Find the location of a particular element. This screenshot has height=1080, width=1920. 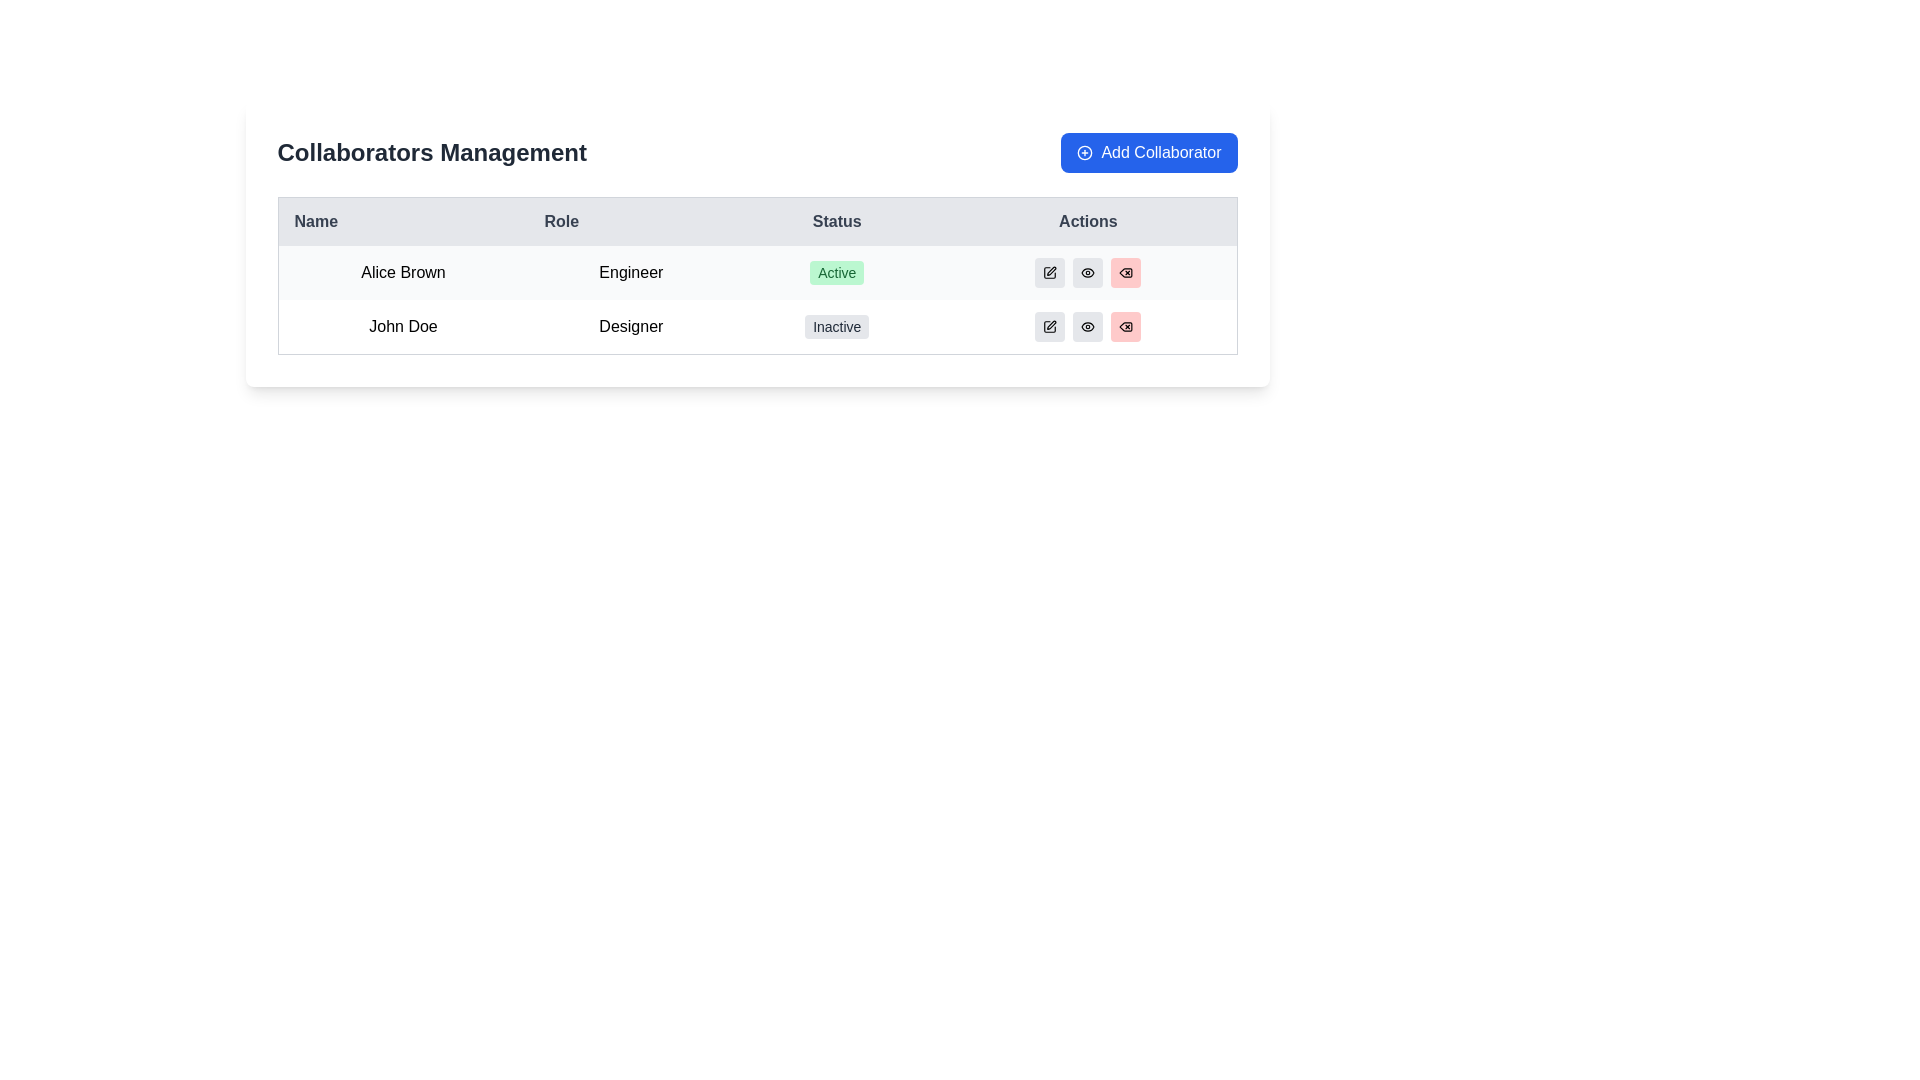

the 'View' button located in the third column labeled 'Actions' for the row corresponding to 'Alice Brown', which is the second button from the left is located at coordinates (1087, 273).